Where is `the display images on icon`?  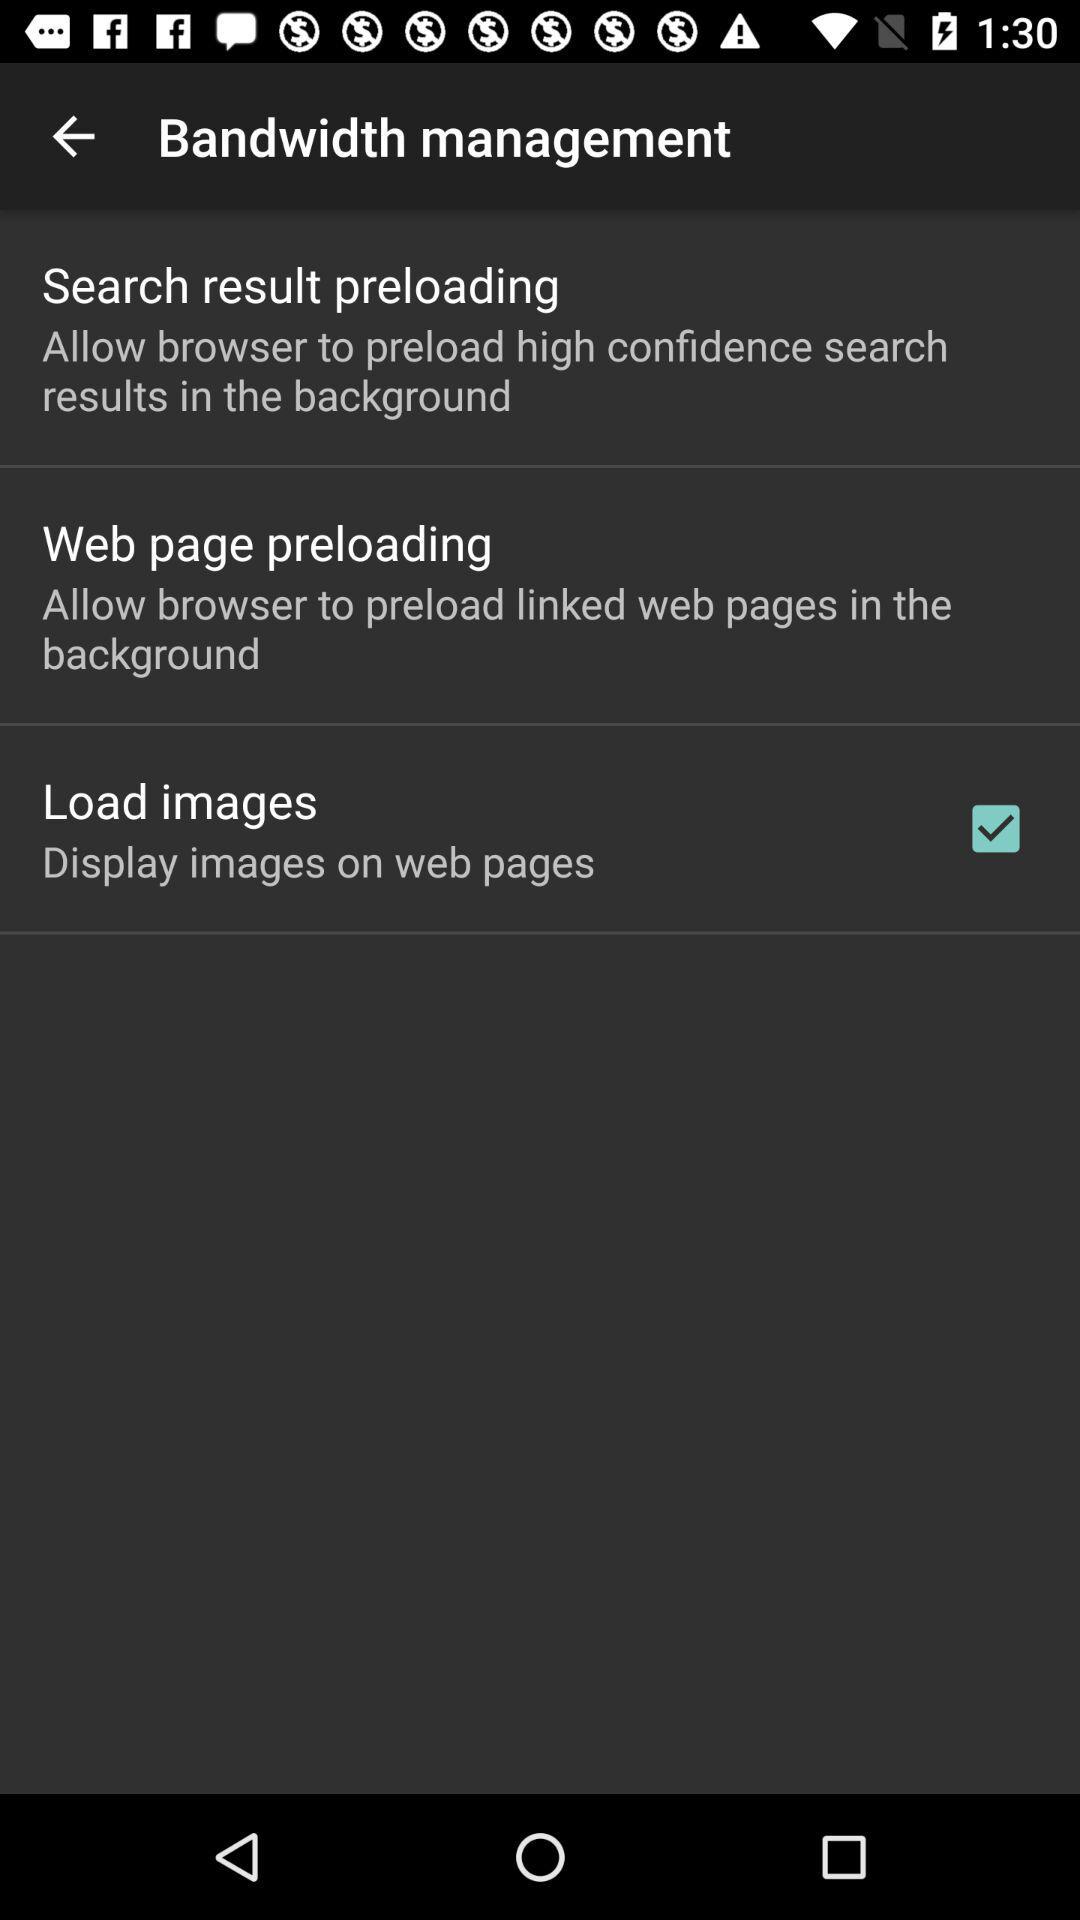
the display images on icon is located at coordinates (317, 860).